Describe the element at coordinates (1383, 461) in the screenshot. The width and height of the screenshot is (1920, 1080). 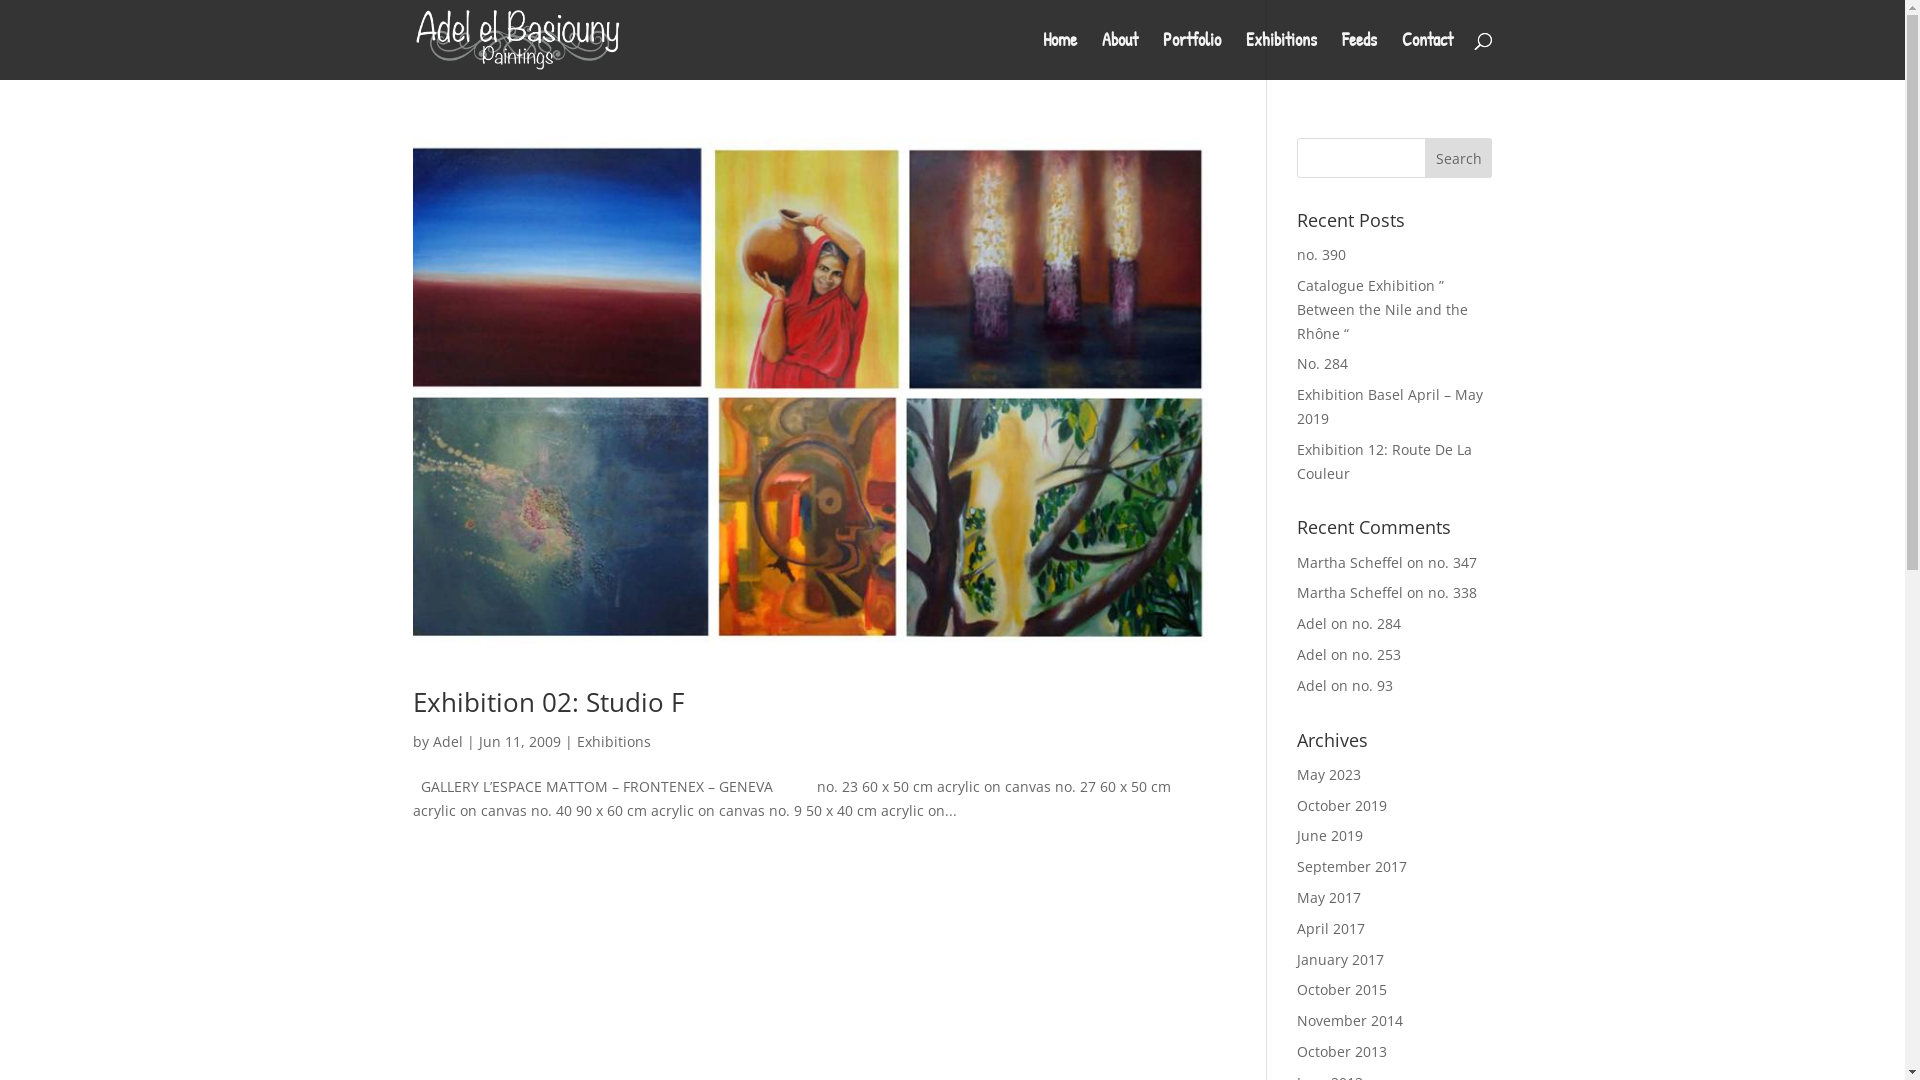
I see `'Exhibition 12: Route De La Couleur'` at that location.